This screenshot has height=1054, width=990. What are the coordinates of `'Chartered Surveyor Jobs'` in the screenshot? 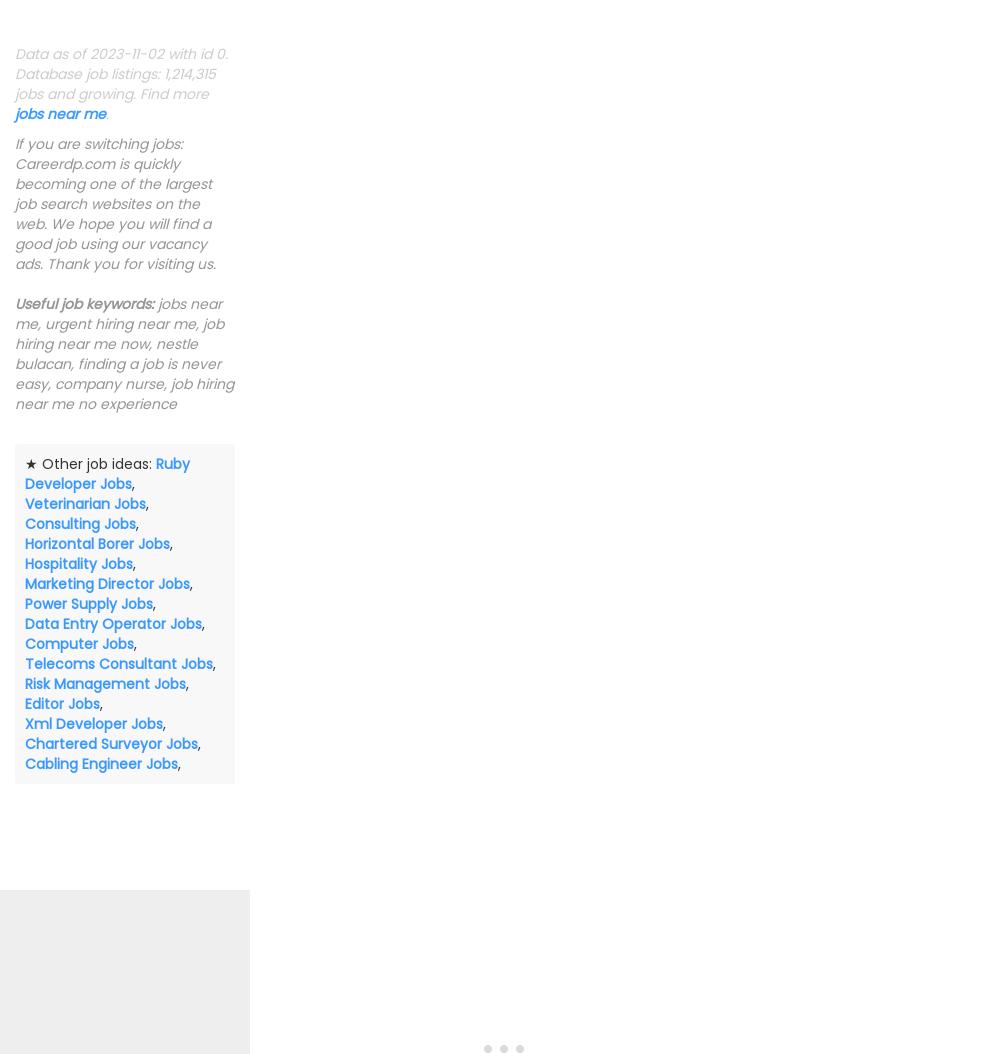 It's located at (110, 742).